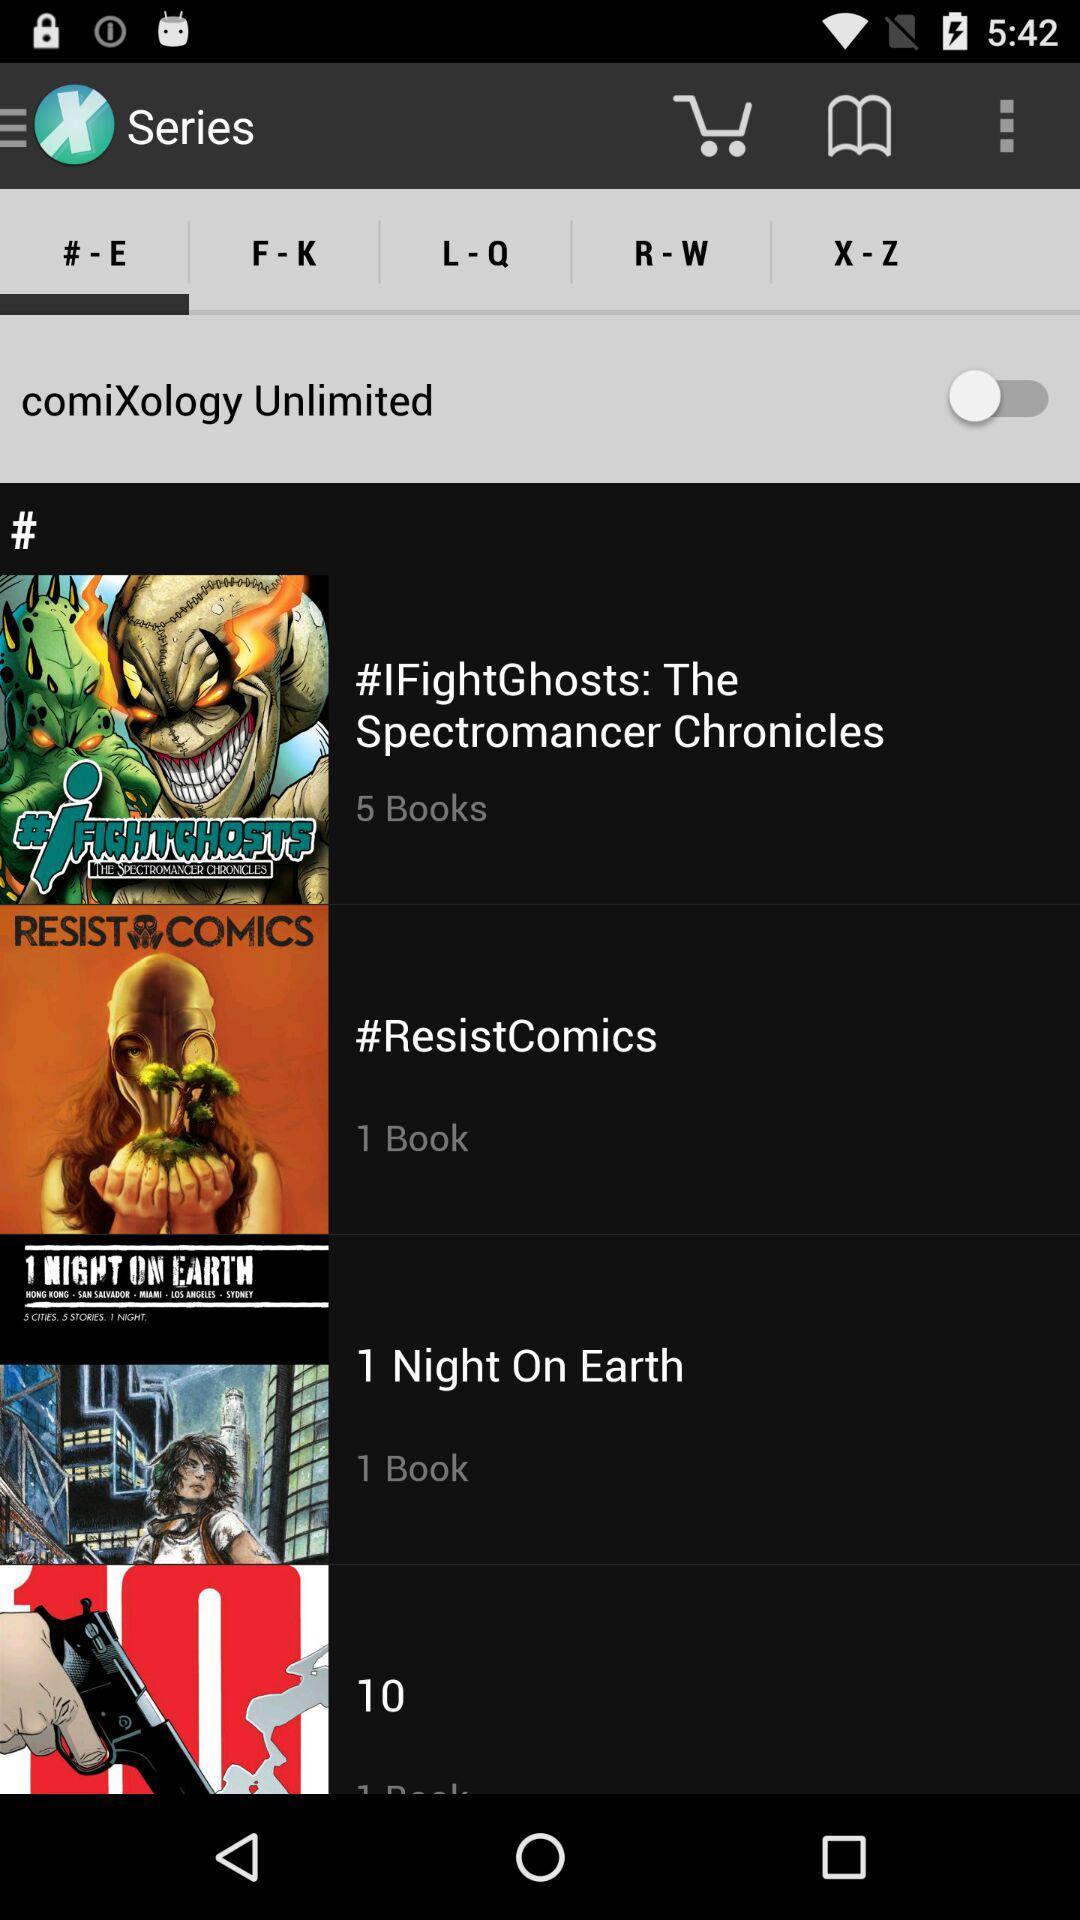 The image size is (1080, 1920). What do you see at coordinates (475, 251) in the screenshot?
I see `item above comixology unlimited icon` at bounding box center [475, 251].